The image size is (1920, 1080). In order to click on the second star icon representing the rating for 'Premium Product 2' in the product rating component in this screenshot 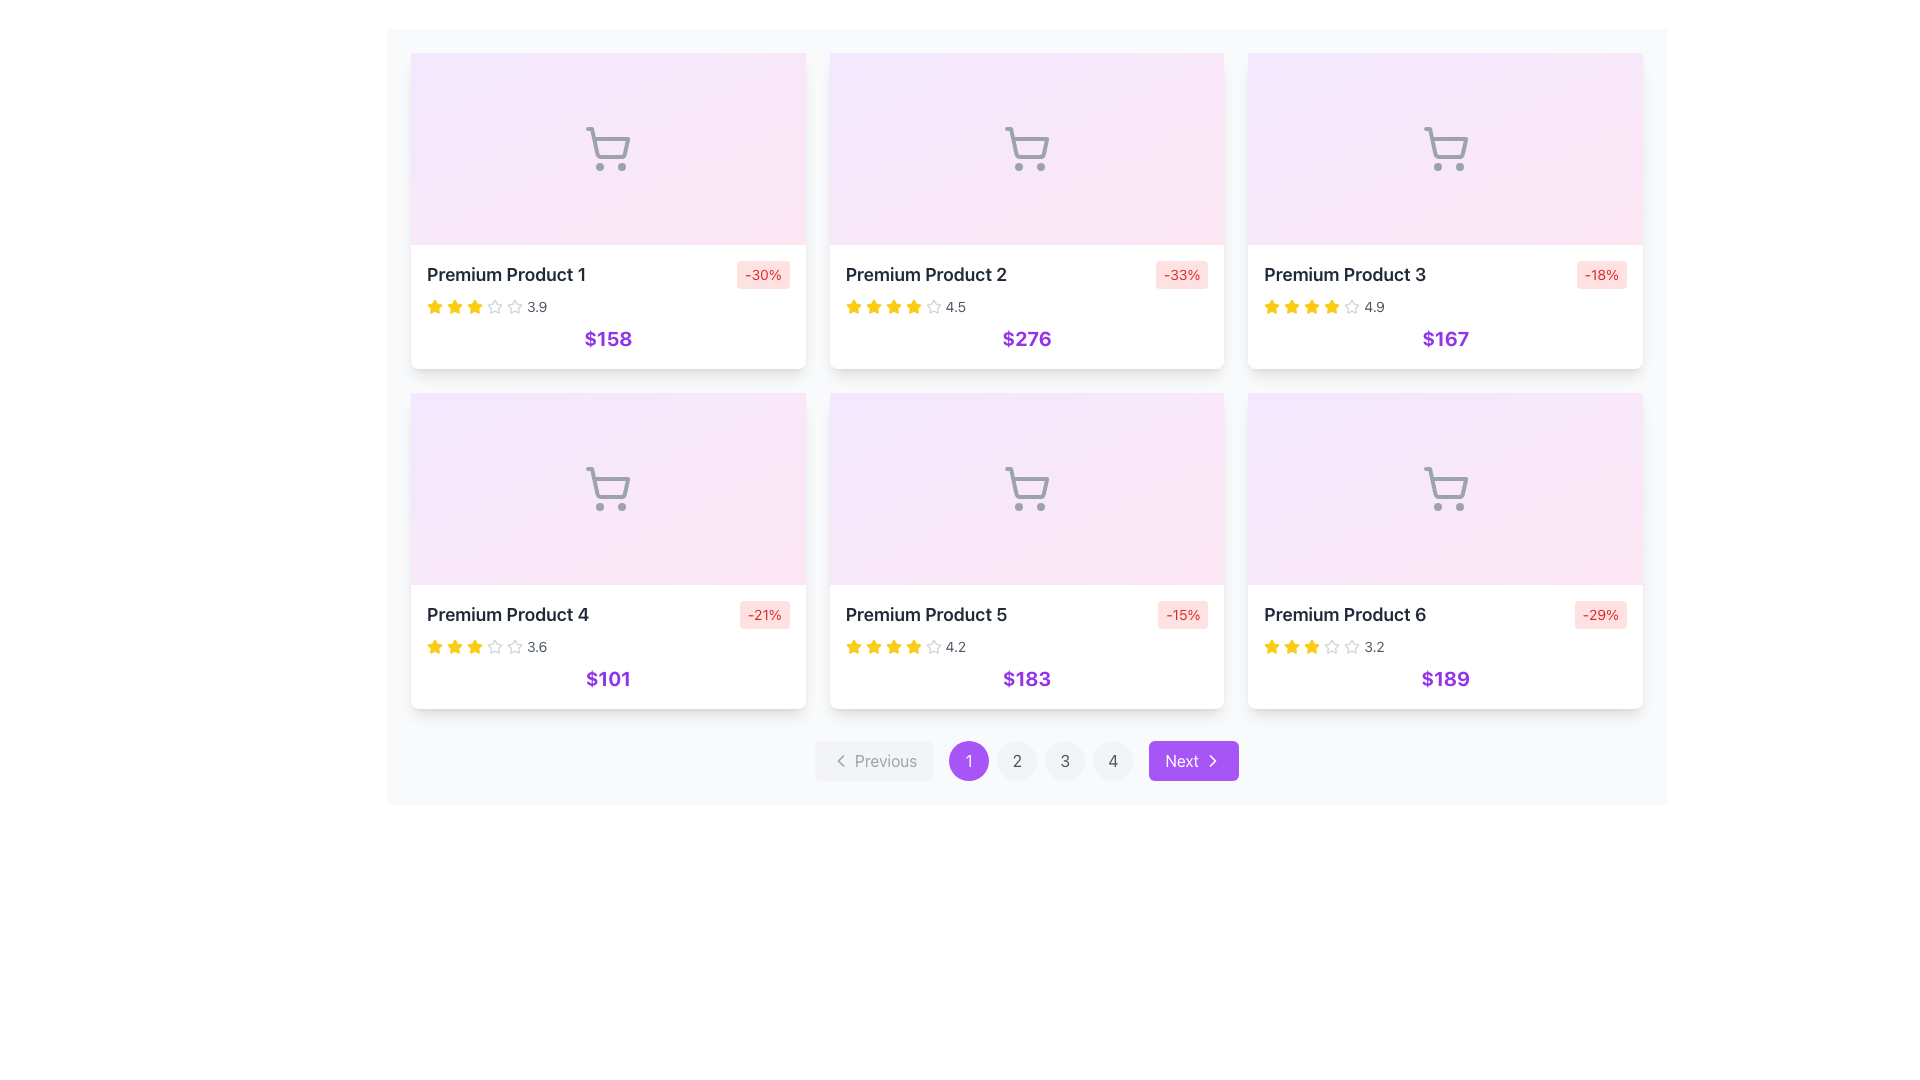, I will do `click(912, 306)`.